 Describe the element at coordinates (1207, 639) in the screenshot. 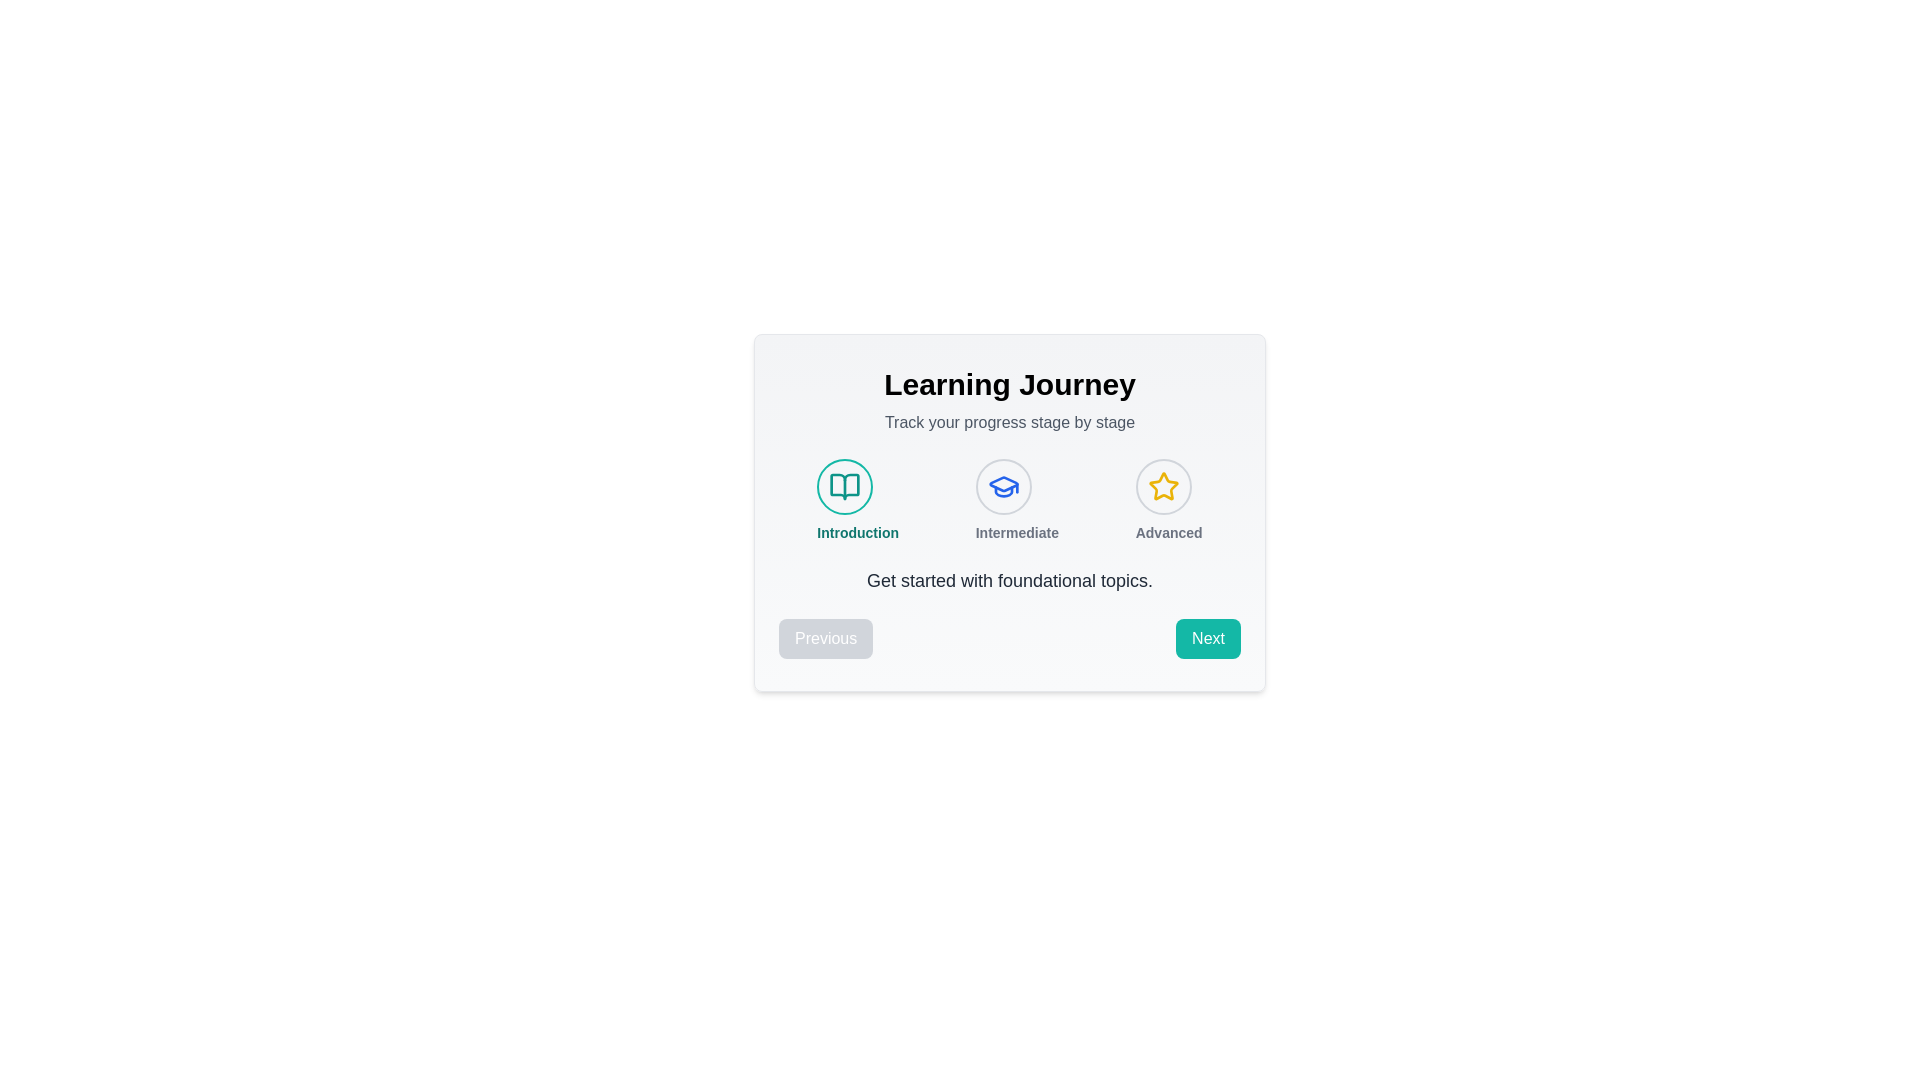

I see `the 'Next' button to navigate forward` at that location.